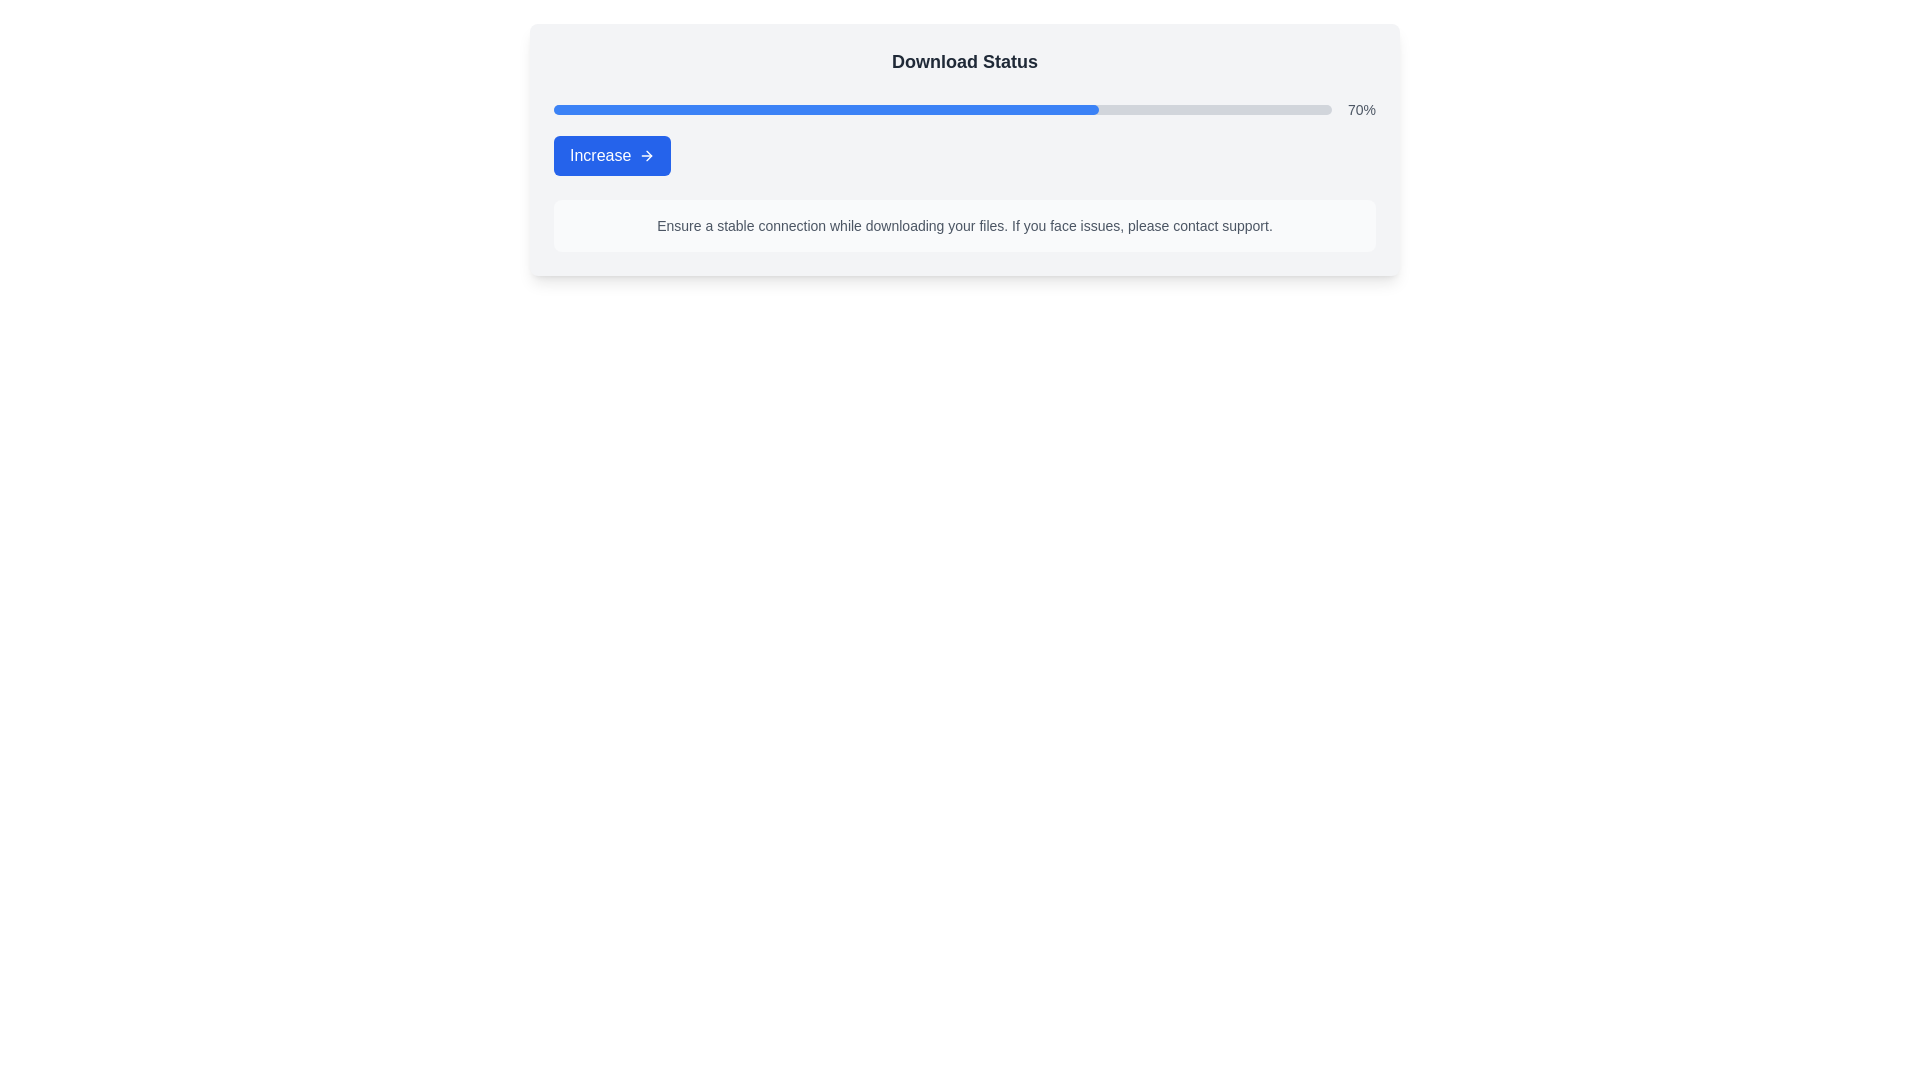 This screenshot has width=1920, height=1080. I want to click on the text label that serves as the header for the download status card, which is positioned at the top of the card with a light gray background, so click(964, 60).